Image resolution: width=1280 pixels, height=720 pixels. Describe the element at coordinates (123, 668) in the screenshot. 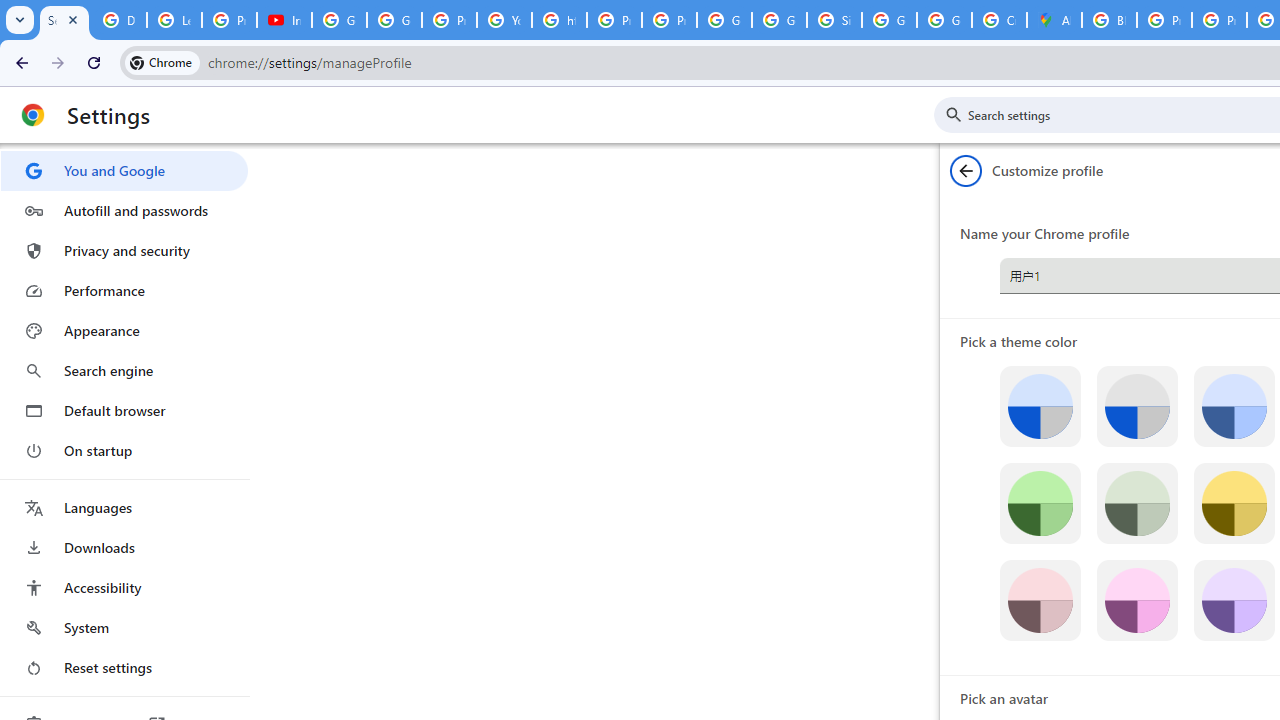

I see `'Reset settings'` at that location.